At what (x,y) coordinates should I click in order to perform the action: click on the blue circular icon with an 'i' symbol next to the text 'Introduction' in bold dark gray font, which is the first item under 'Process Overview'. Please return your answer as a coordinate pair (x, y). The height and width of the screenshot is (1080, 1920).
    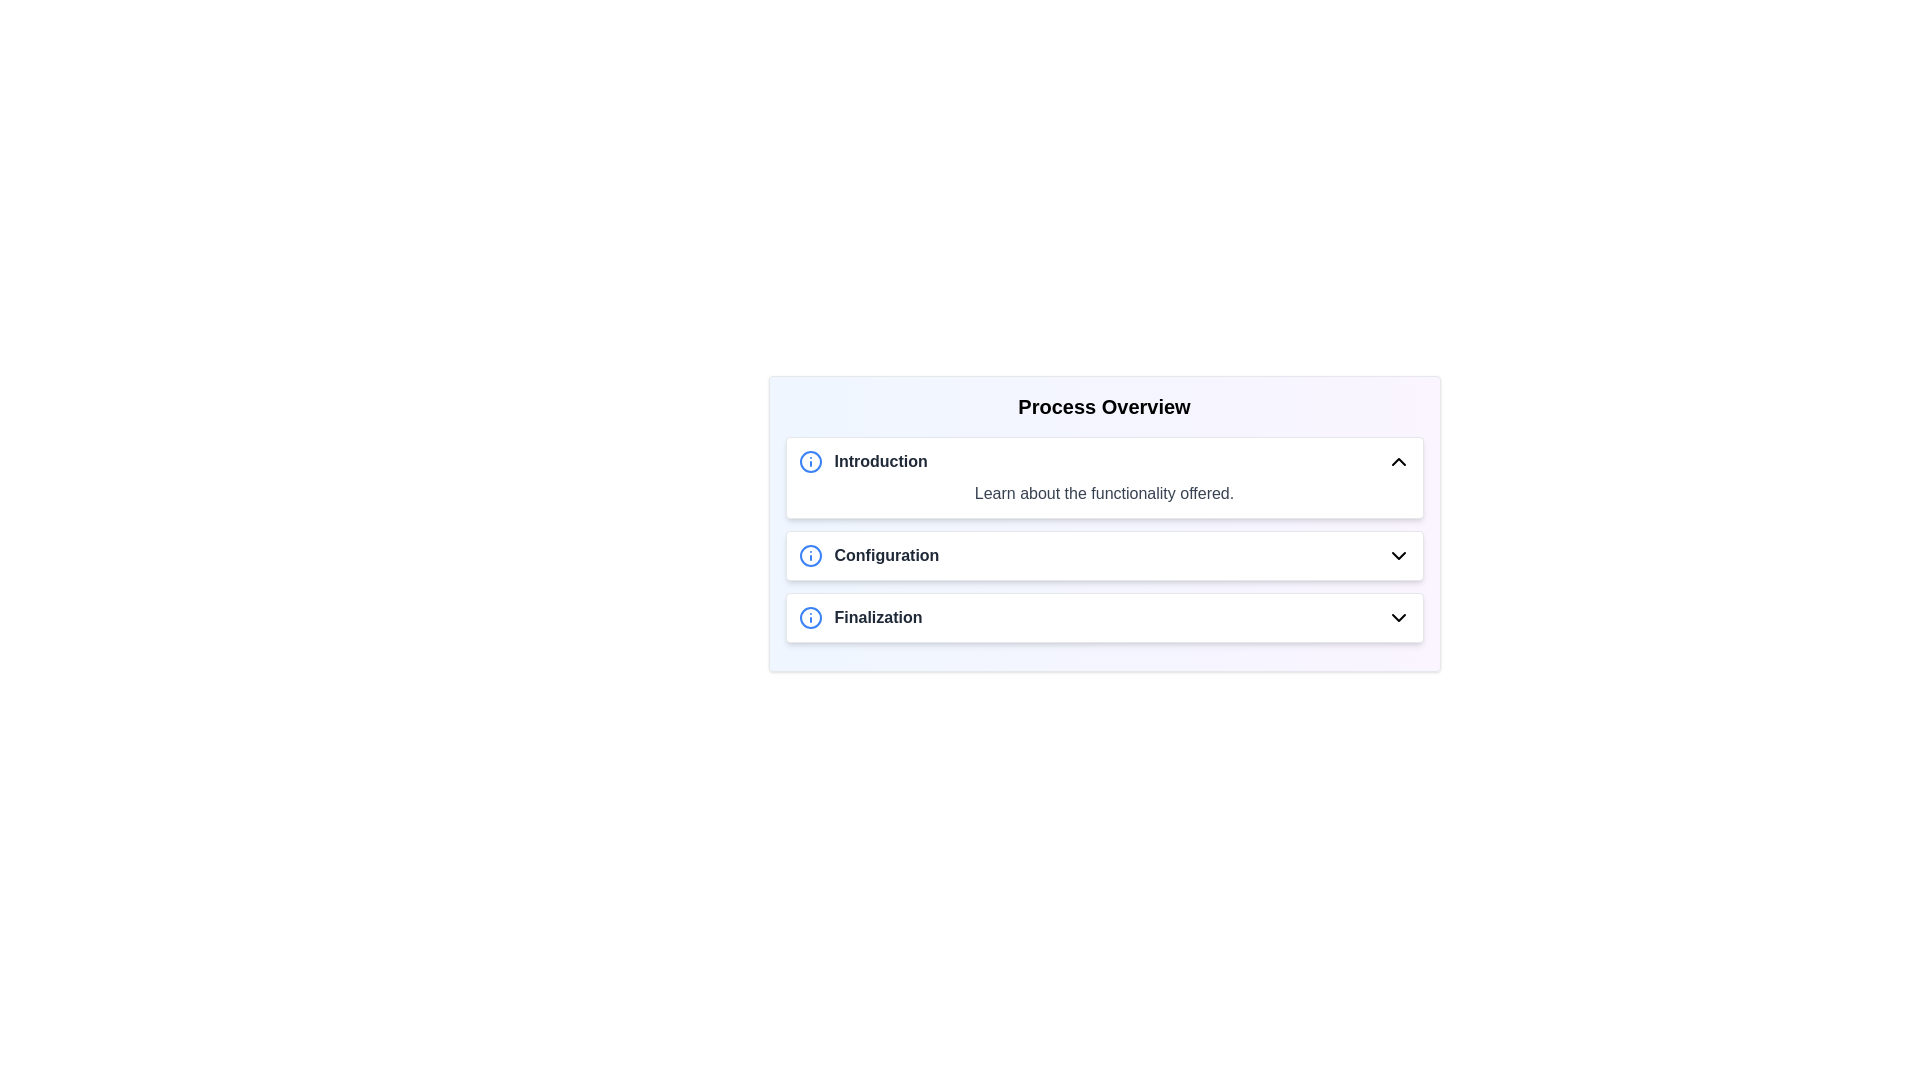
    Looking at the image, I should click on (863, 462).